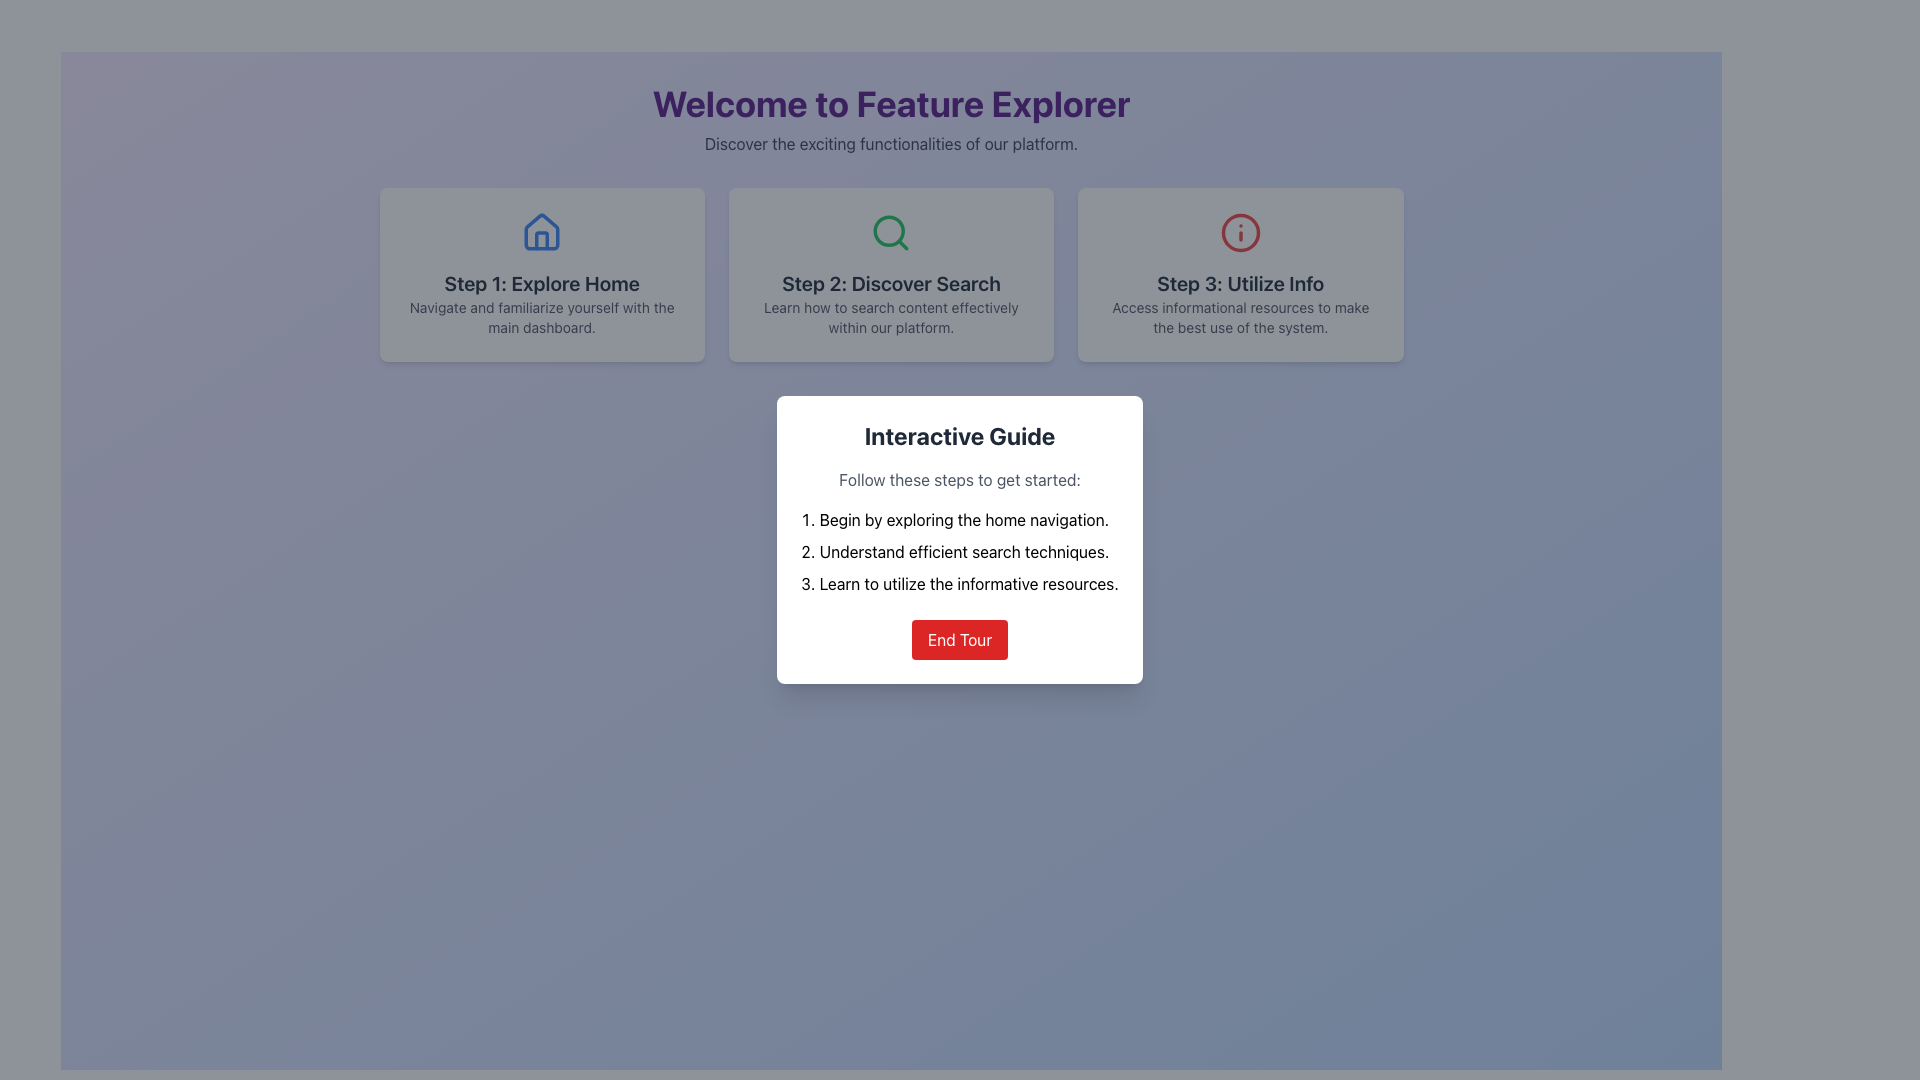  I want to click on text label that says 'Discover the exciting functionalities of our platform.' located beneath the heading 'Welcome to Feature Explorer.', so click(890, 142).